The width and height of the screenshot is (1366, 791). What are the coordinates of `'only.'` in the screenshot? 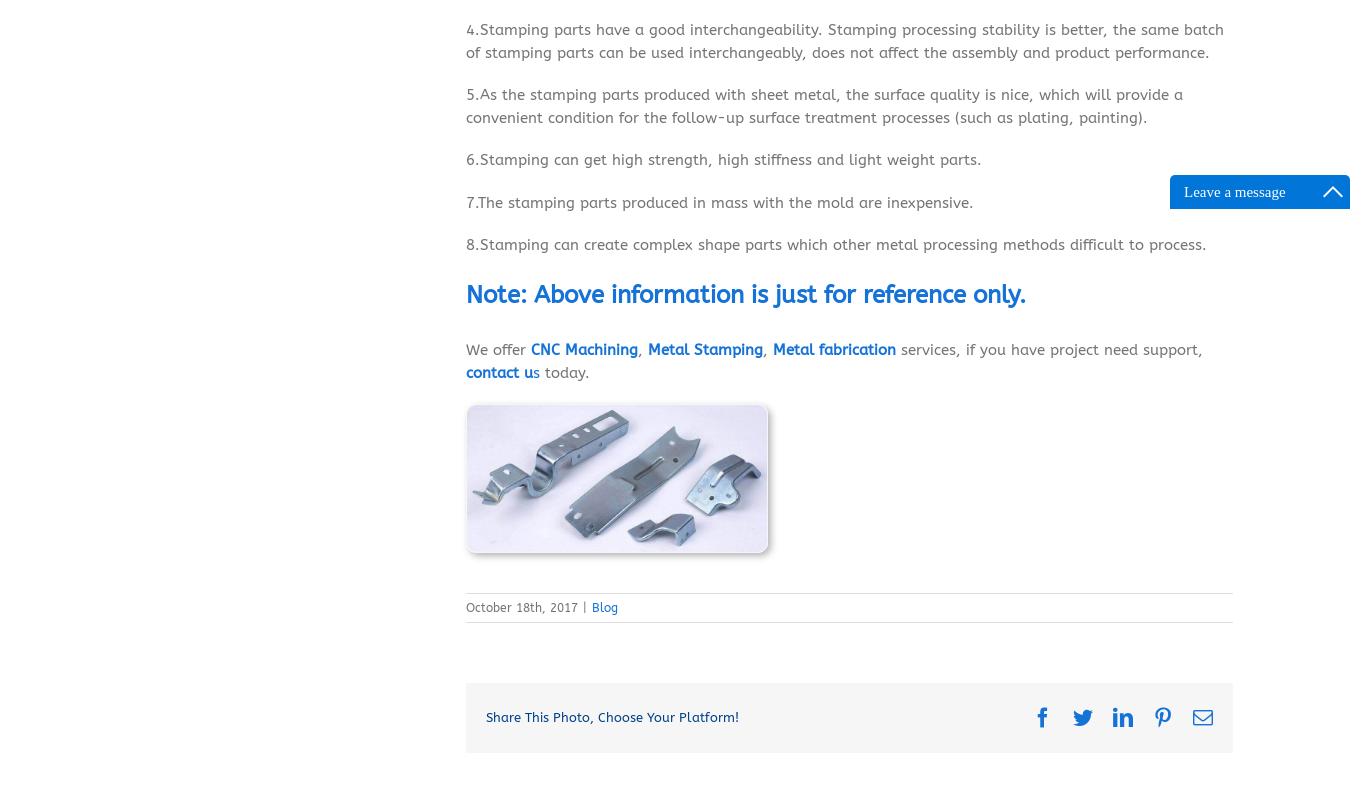 It's located at (995, 297).